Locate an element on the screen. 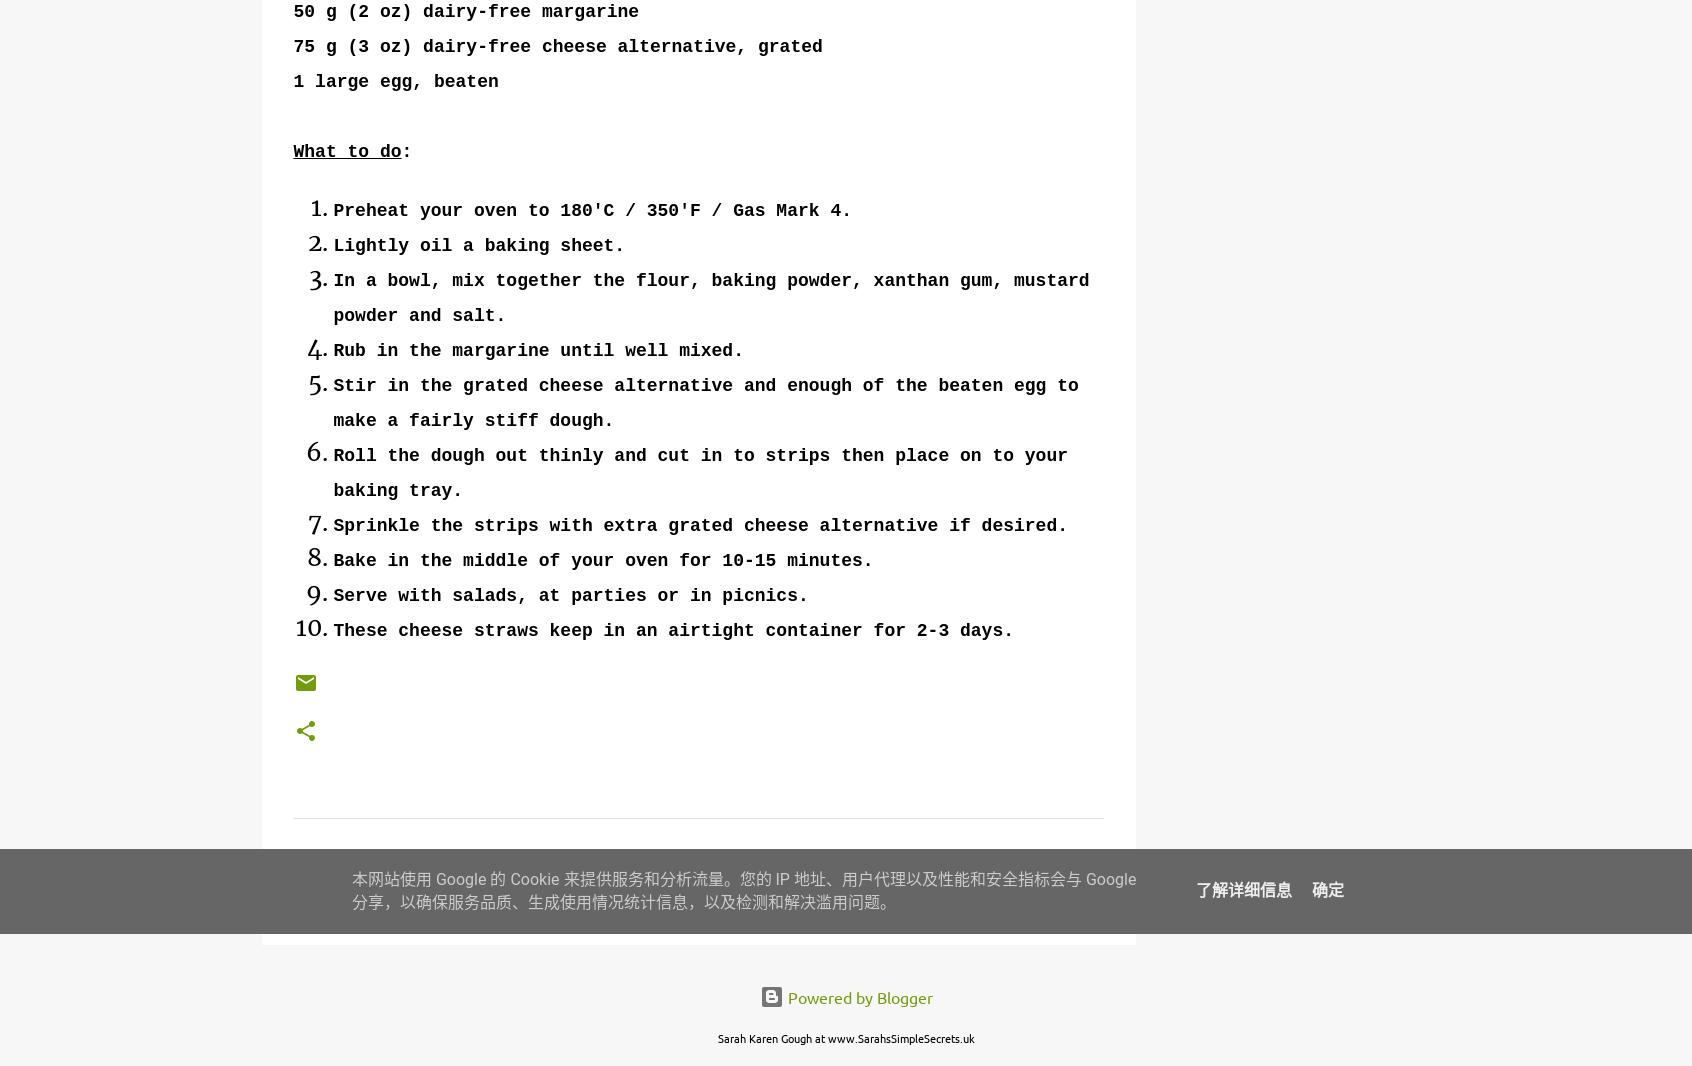 The image size is (1692, 1066). '75 g (3 oz) dairy-free cheese alternative, grated' is located at coordinates (557, 46).